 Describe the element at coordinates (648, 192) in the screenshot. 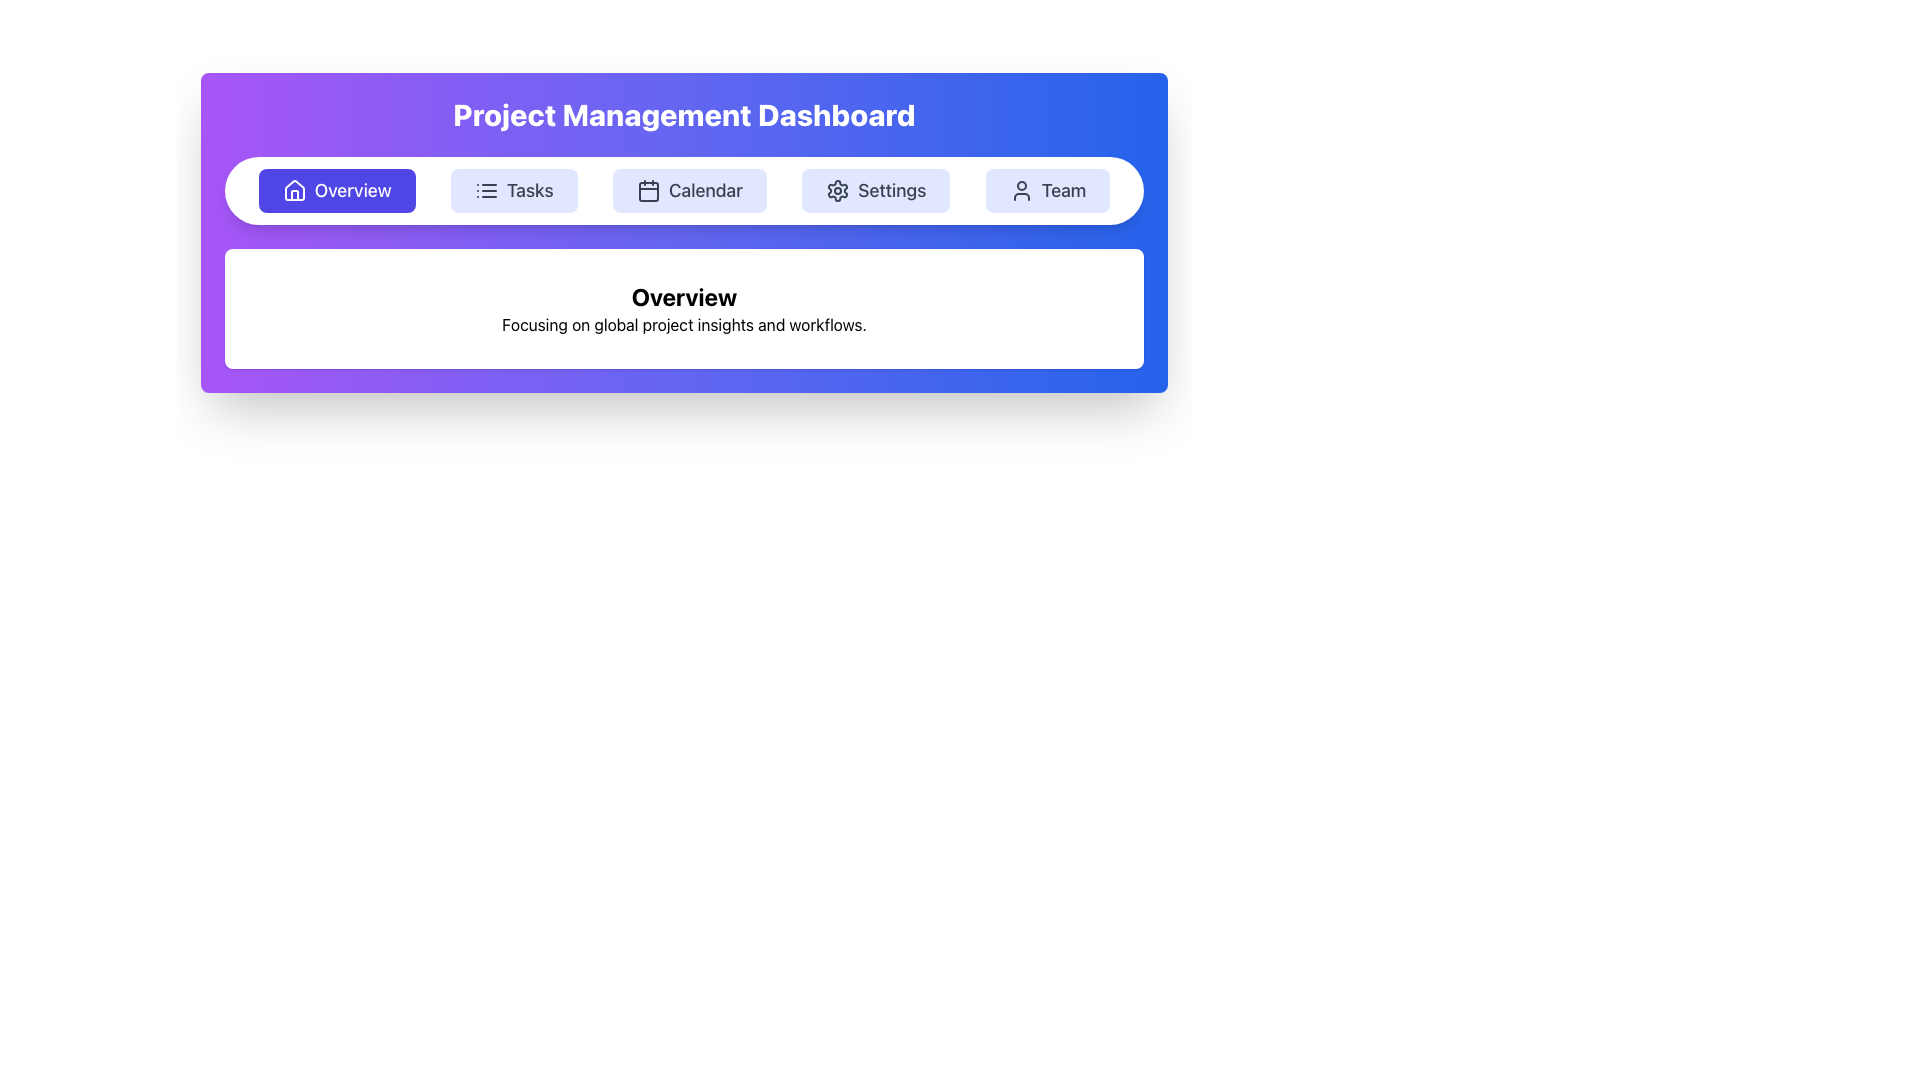

I see `the decorative rectangle with rounded corners within the 'Calendar' icon, which is the third item in the navigation menu` at that location.